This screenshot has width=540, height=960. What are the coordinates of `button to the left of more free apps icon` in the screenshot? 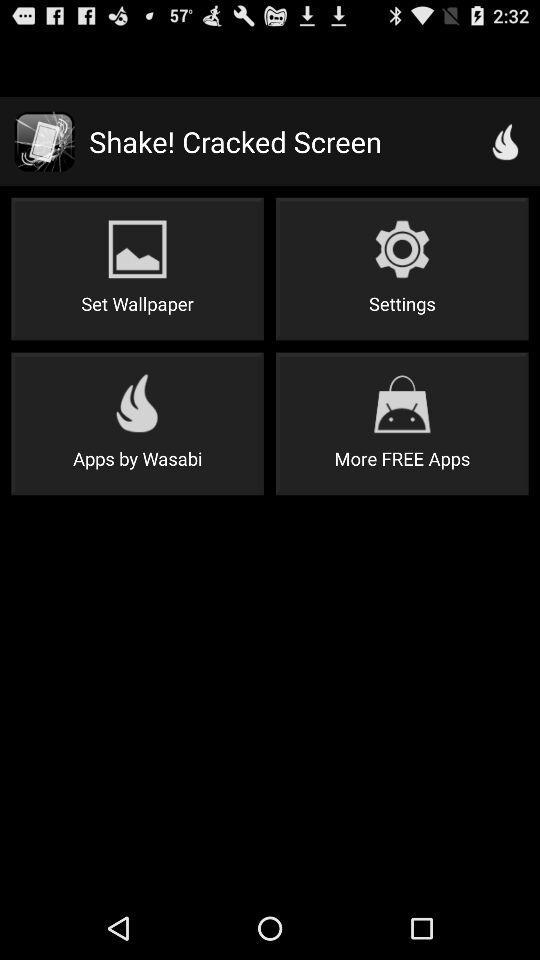 It's located at (136, 423).